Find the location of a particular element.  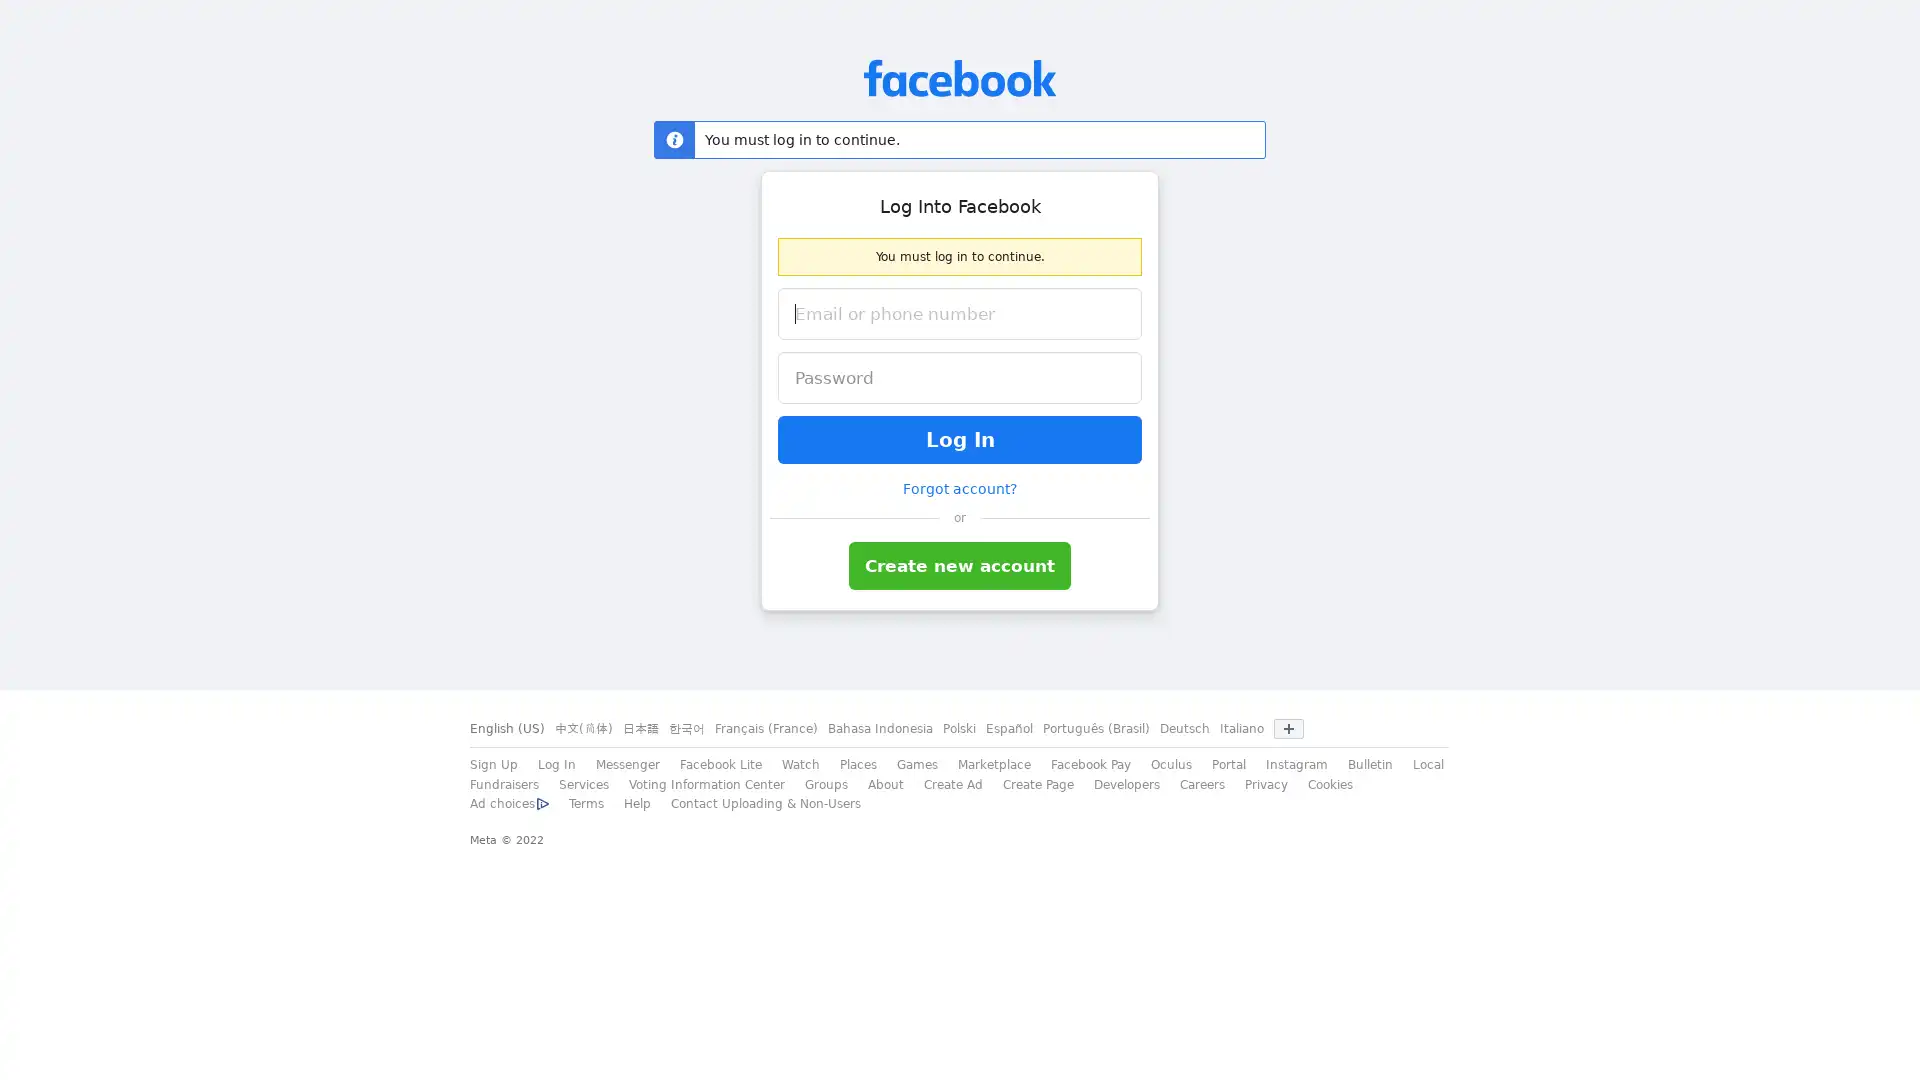

Show more languages is located at coordinates (1289, 729).